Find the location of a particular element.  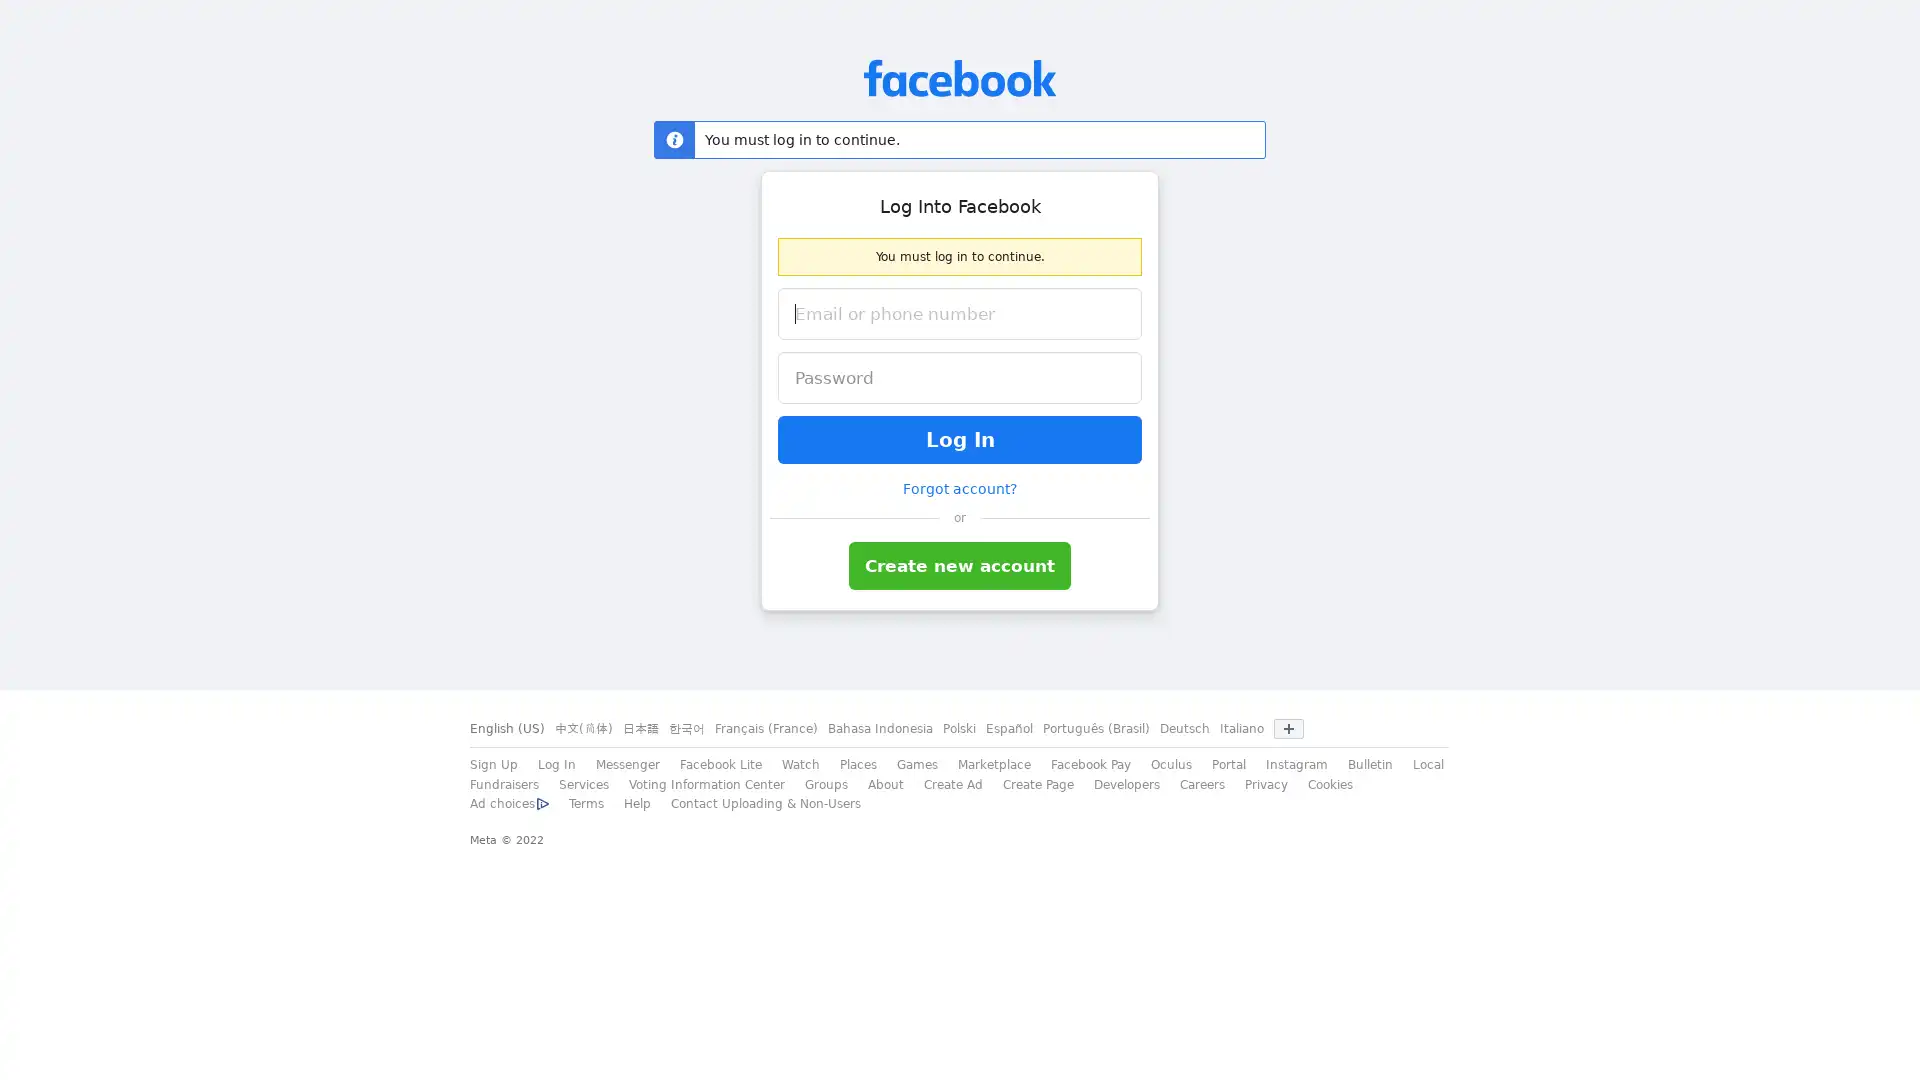

Show more languages is located at coordinates (1289, 729).